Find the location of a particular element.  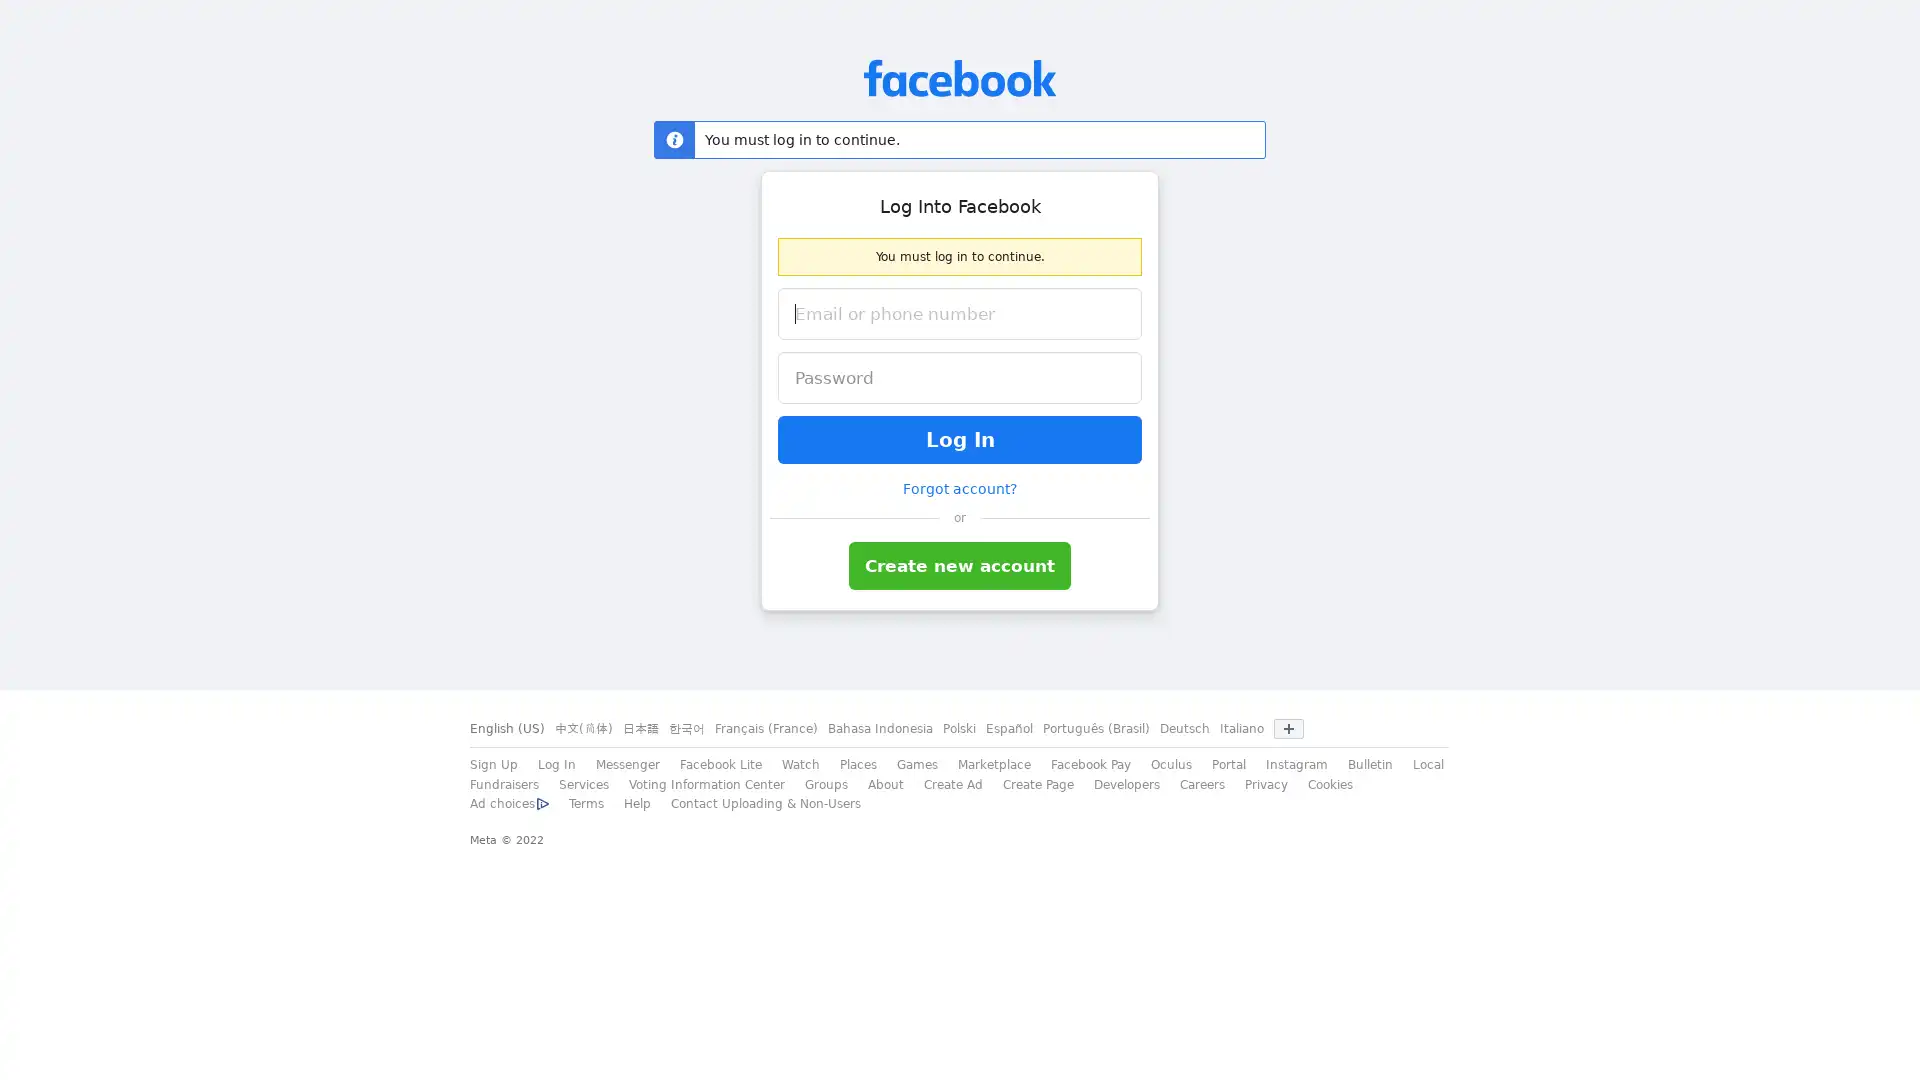

Show more languages is located at coordinates (1289, 729).